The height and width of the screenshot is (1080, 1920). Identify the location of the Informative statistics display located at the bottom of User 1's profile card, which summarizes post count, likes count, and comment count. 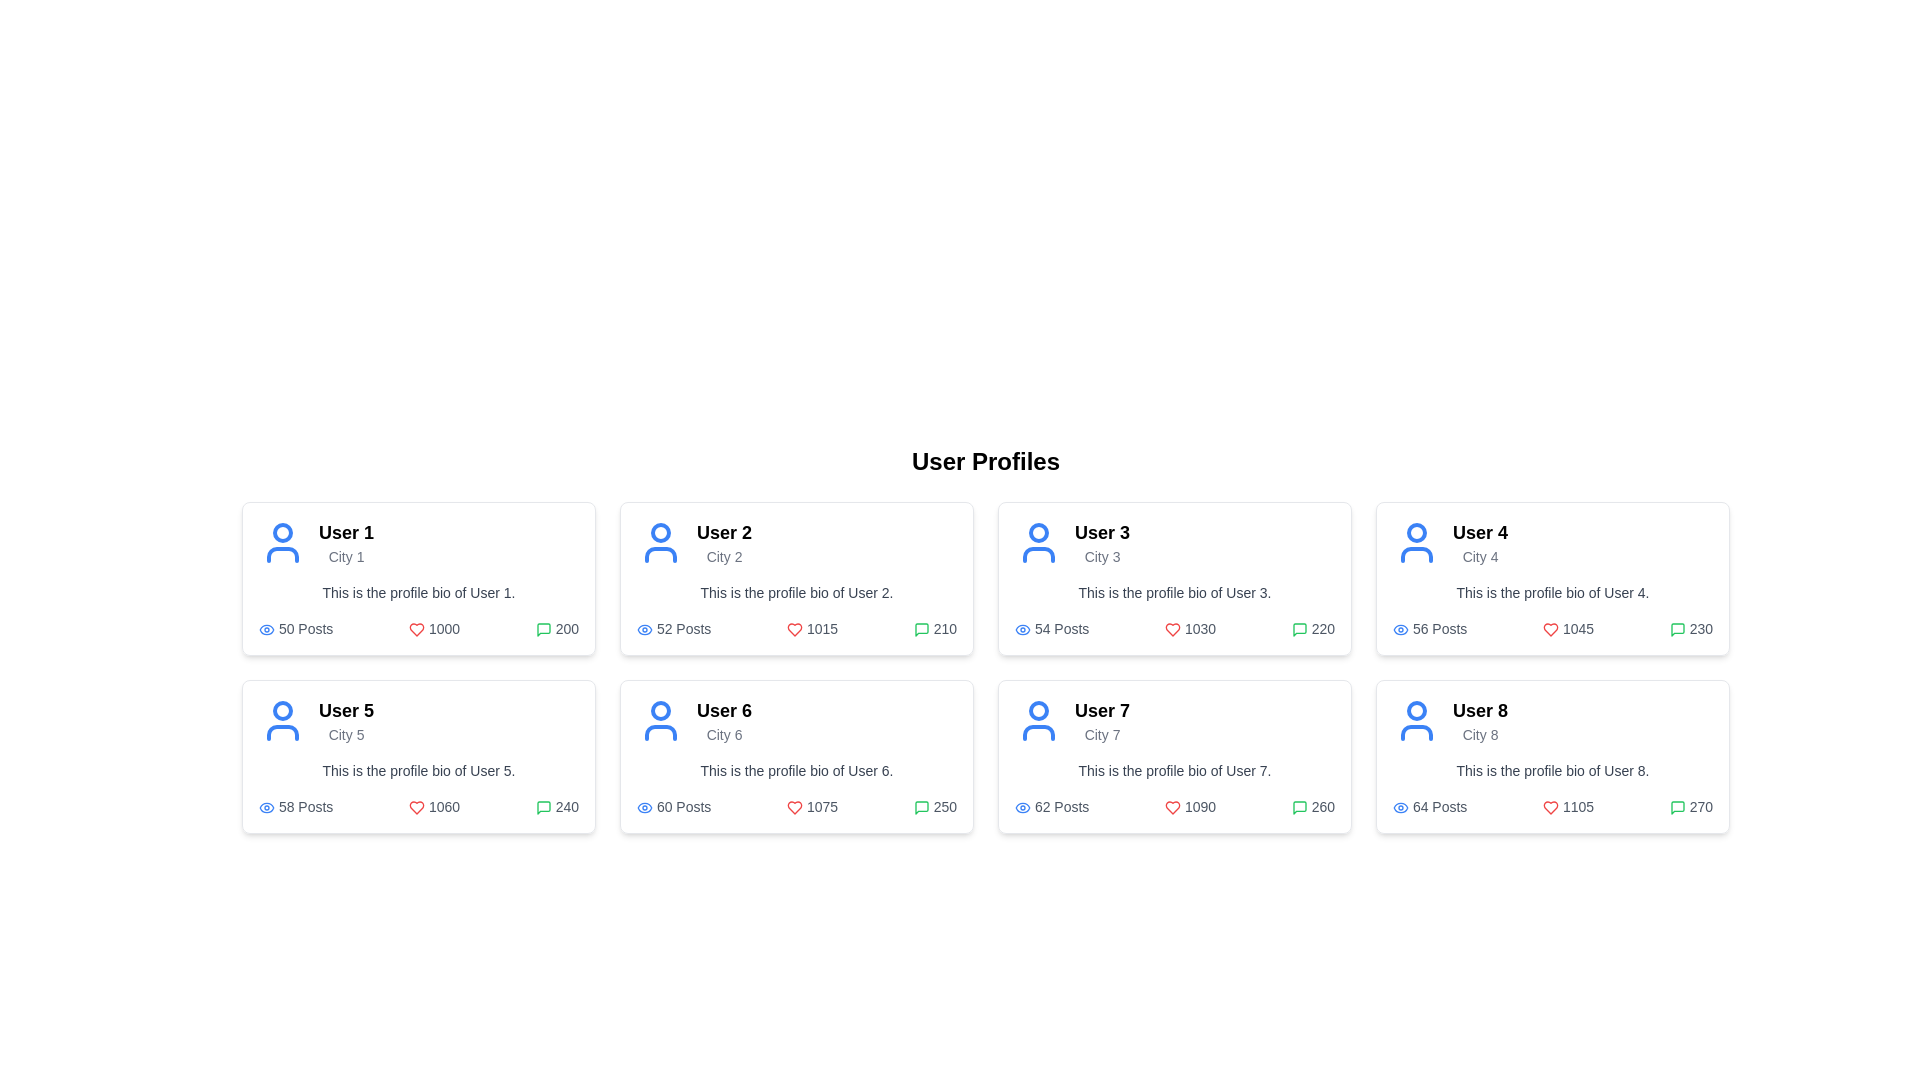
(417, 627).